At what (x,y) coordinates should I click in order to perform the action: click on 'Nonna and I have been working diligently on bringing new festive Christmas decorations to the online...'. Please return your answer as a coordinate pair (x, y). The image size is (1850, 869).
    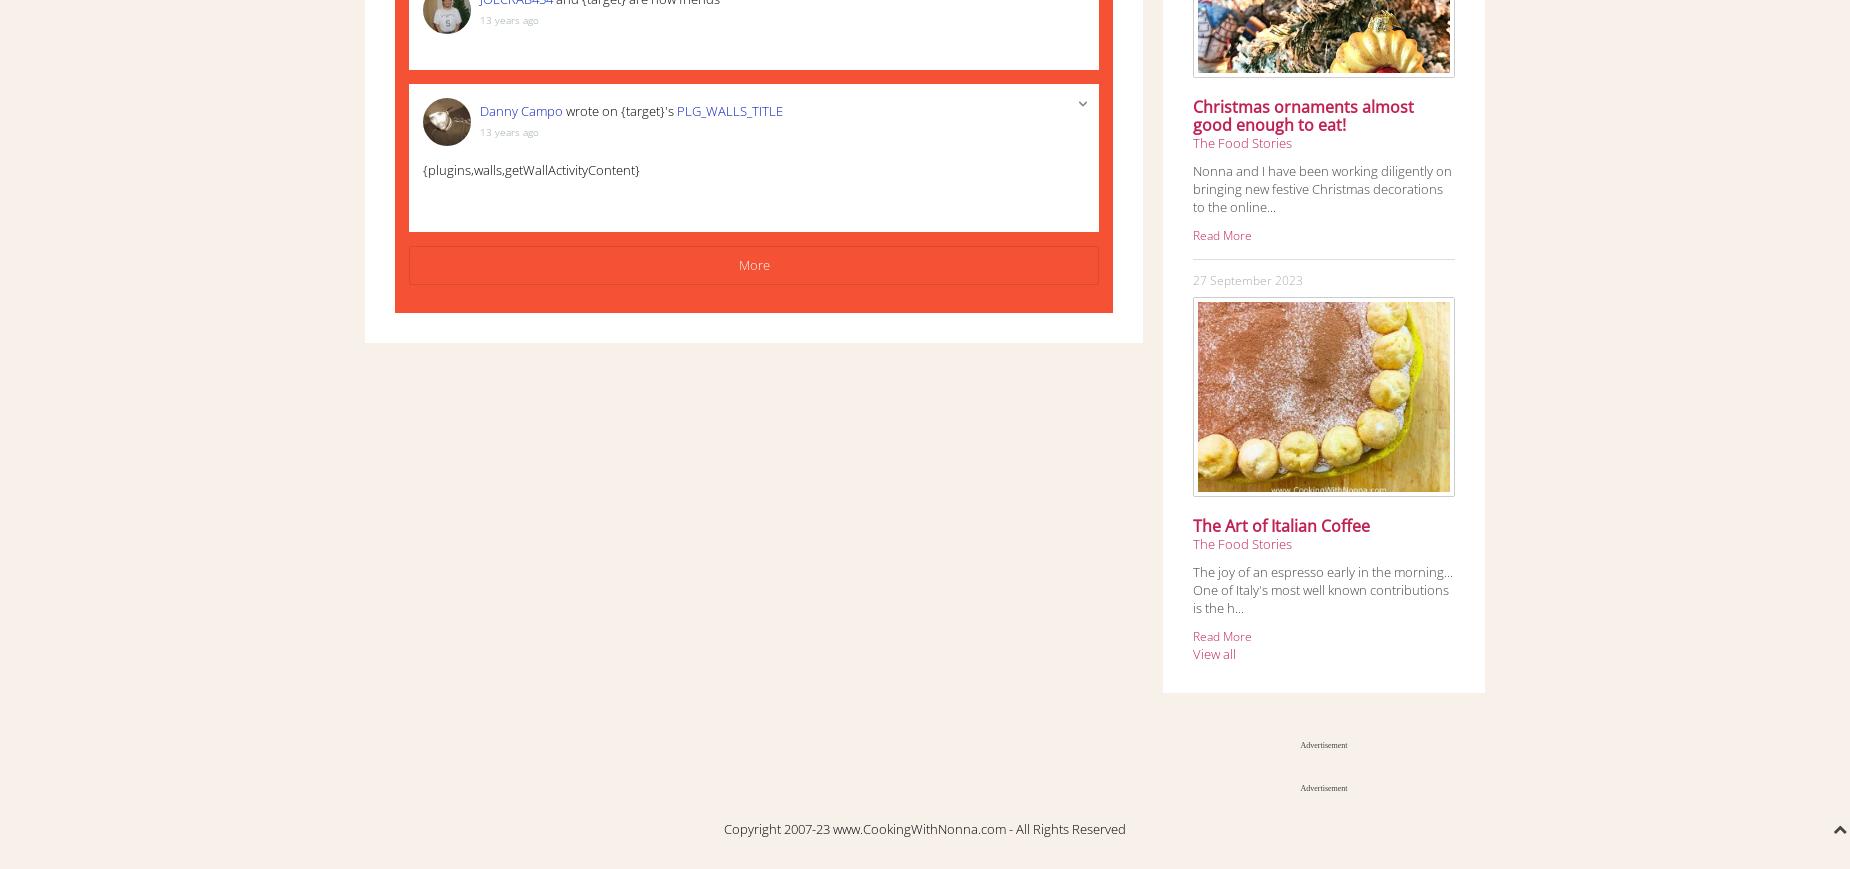
    Looking at the image, I should click on (1321, 188).